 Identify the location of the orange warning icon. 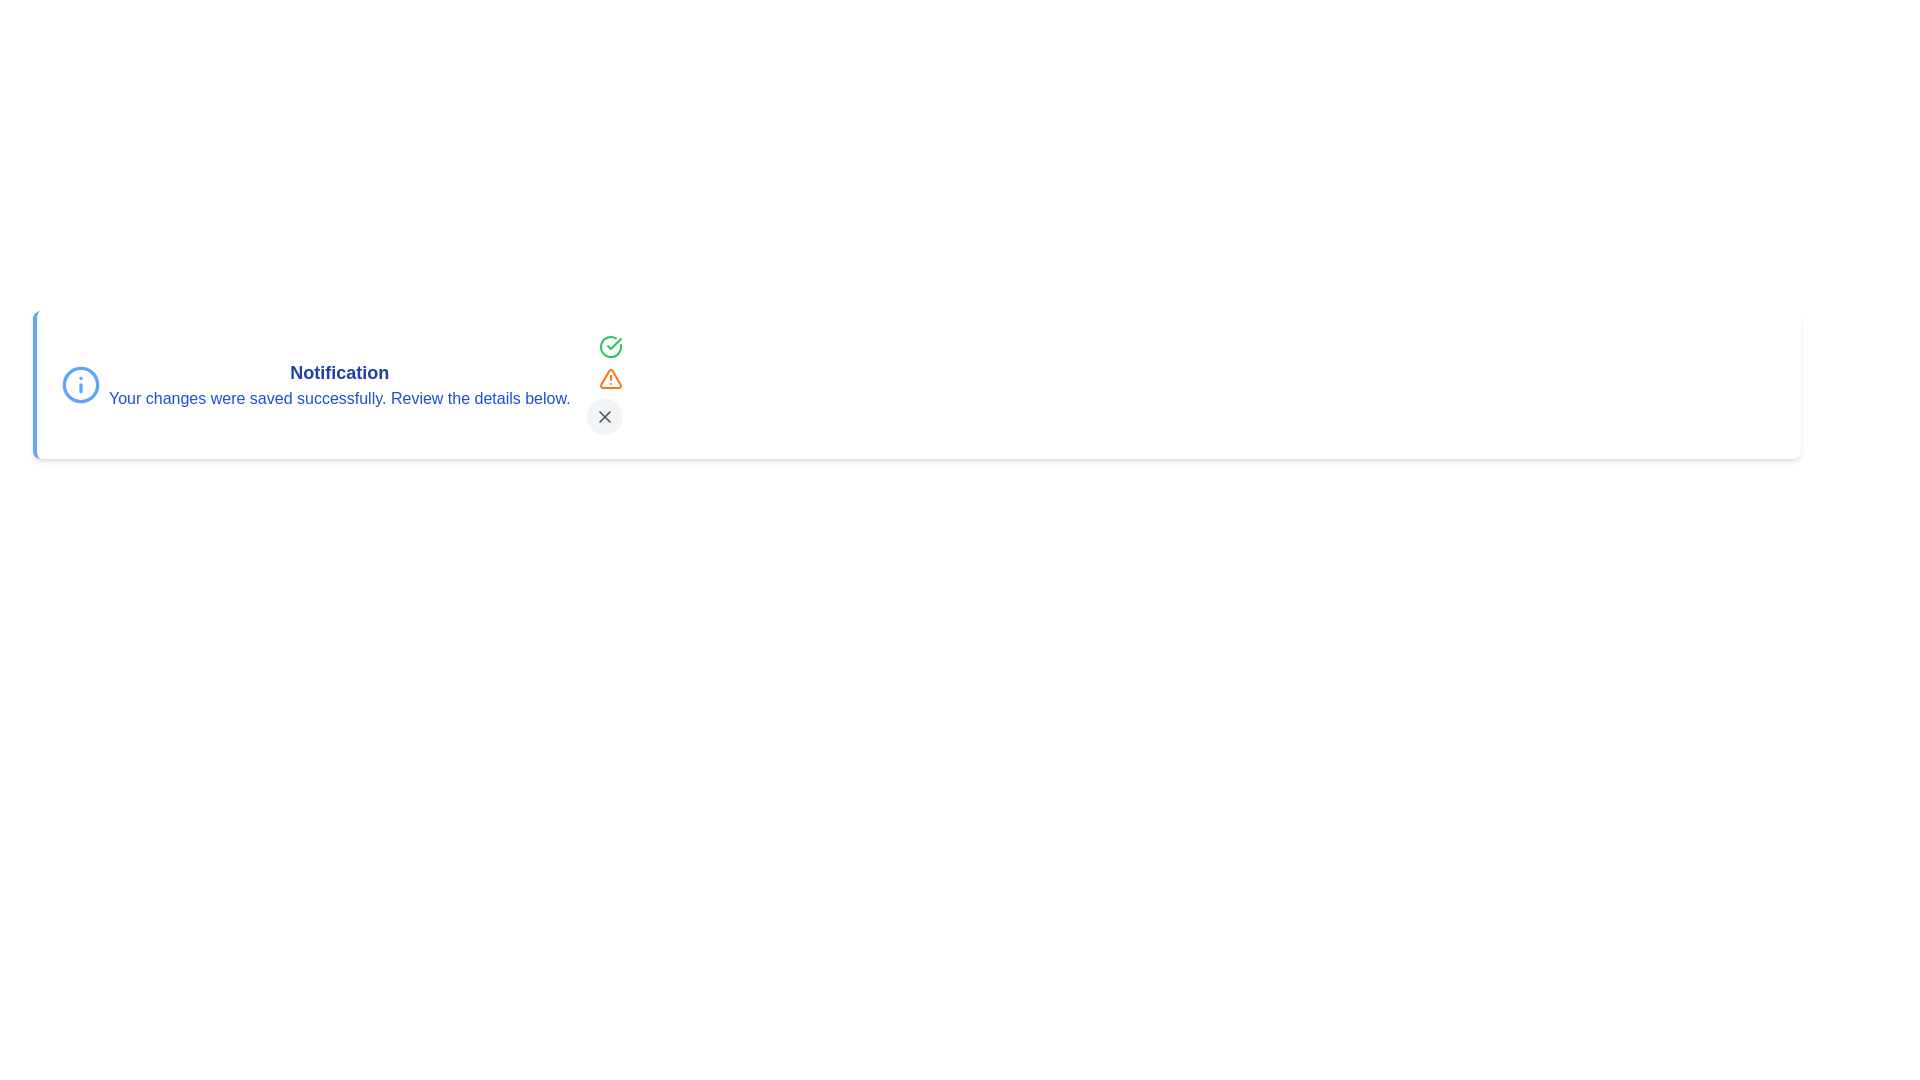
(609, 378).